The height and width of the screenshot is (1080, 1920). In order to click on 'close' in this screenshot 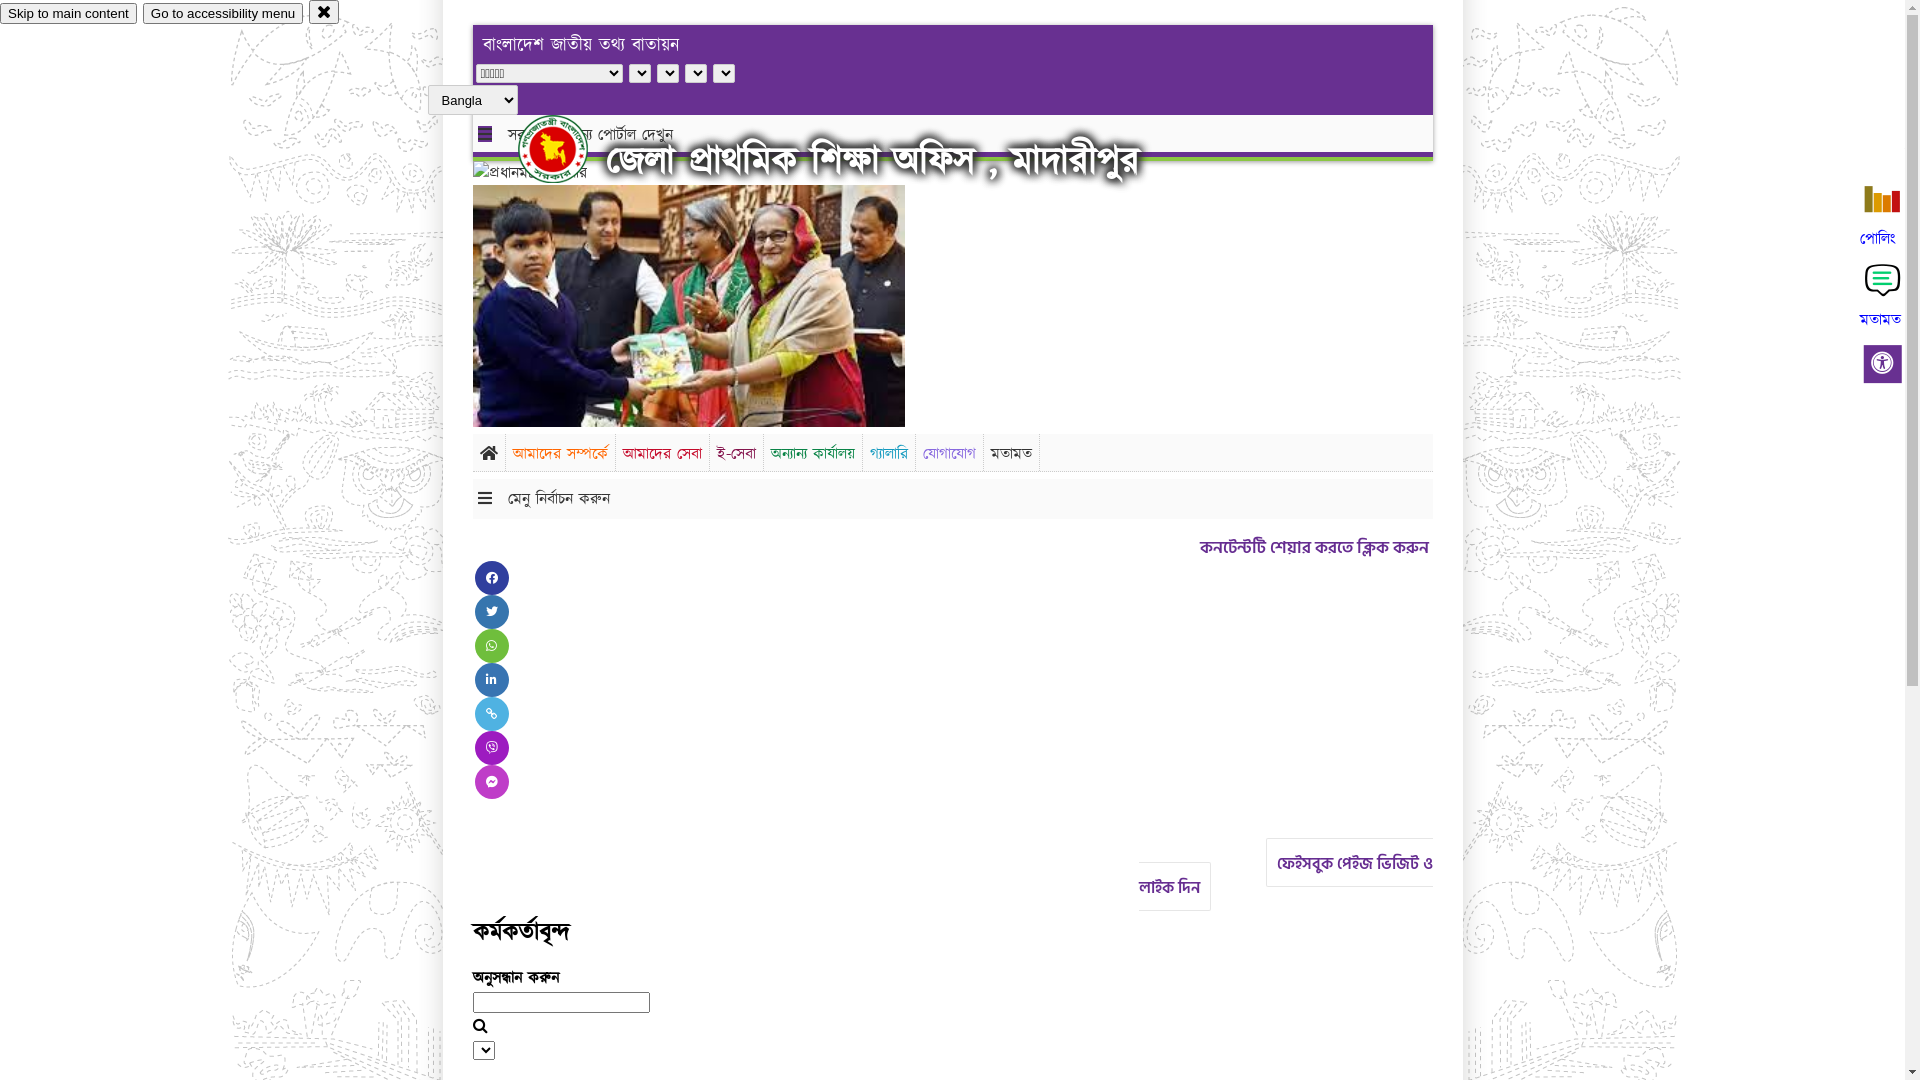, I will do `click(324, 11)`.